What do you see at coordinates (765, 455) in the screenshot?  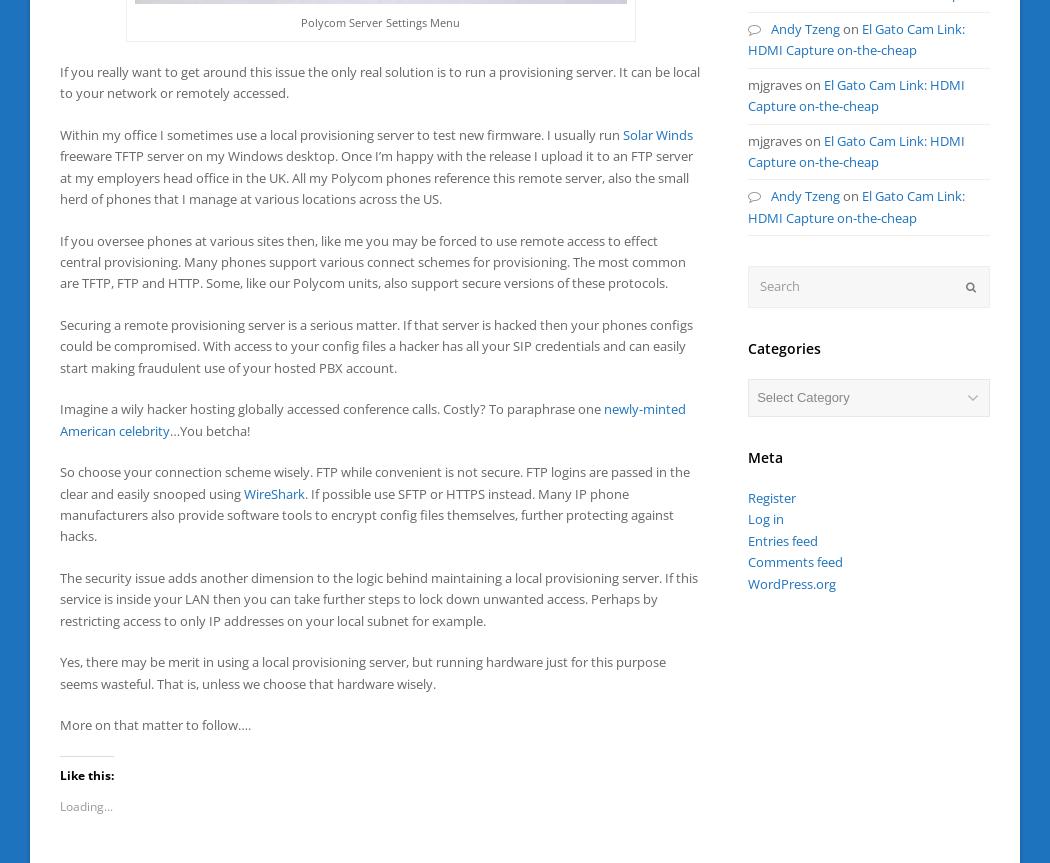 I see `'Meta'` at bounding box center [765, 455].